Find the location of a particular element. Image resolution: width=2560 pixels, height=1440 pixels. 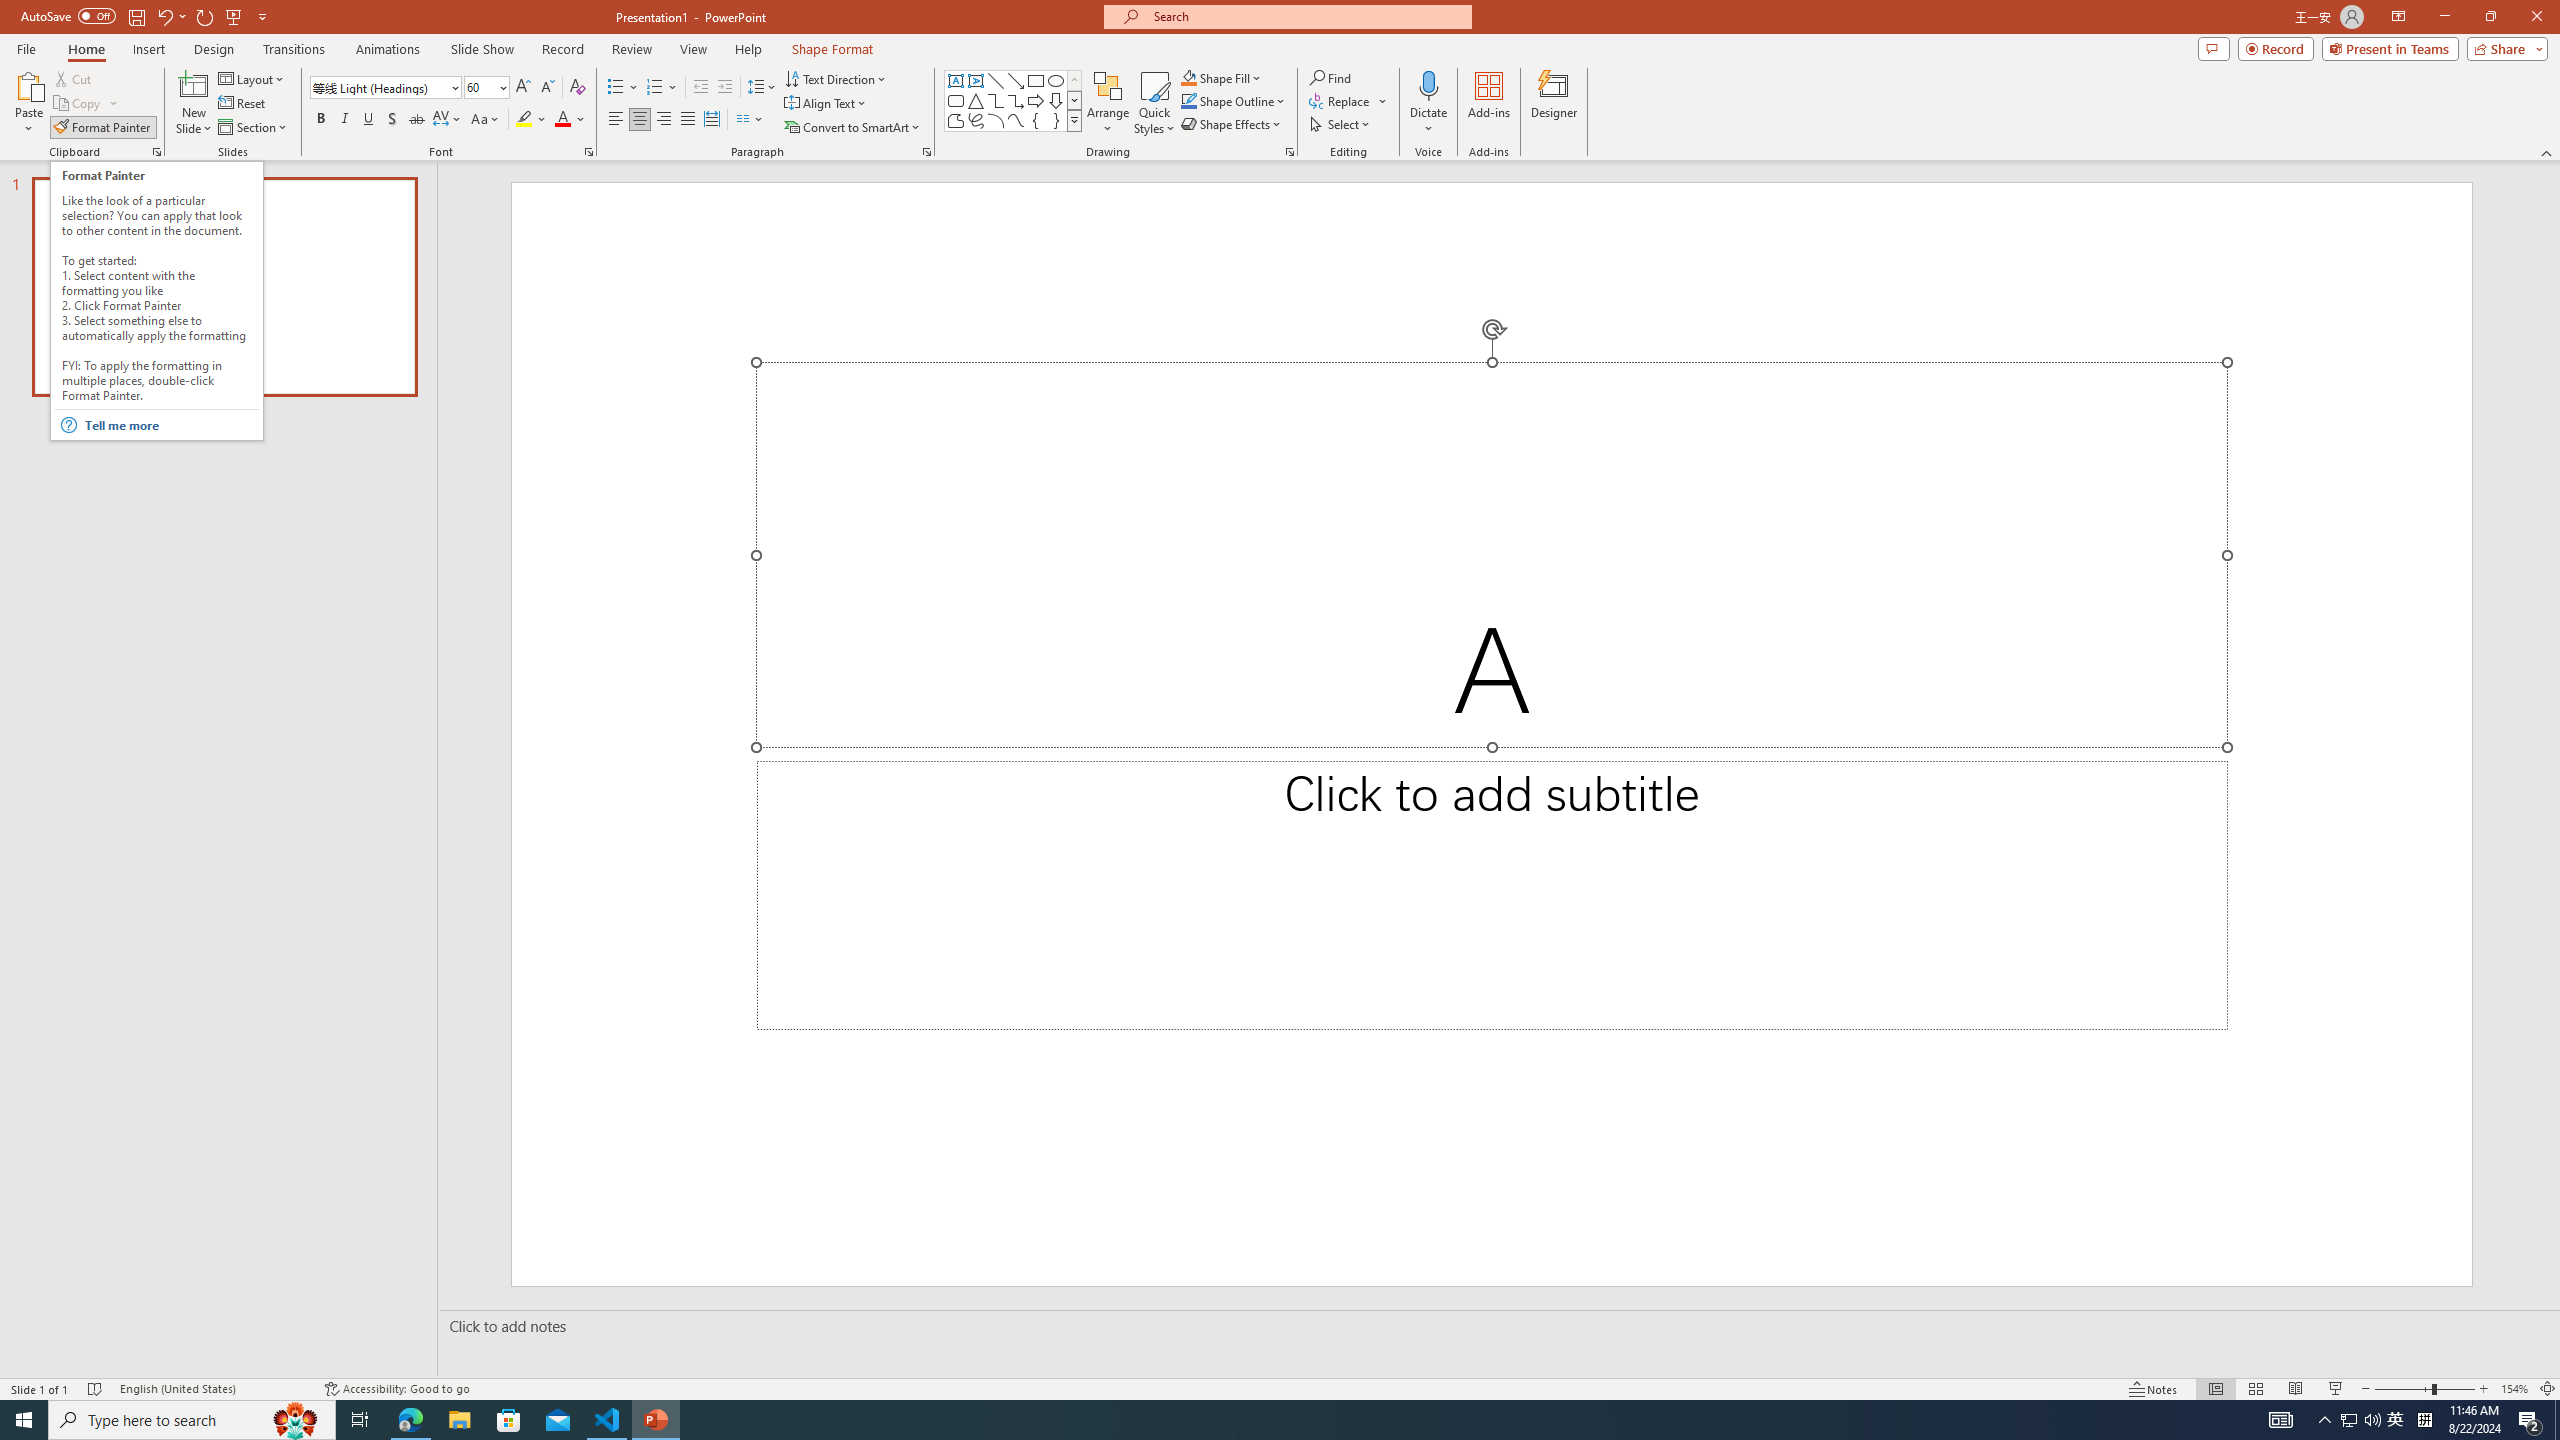

'Oval' is located at coordinates (1055, 80).